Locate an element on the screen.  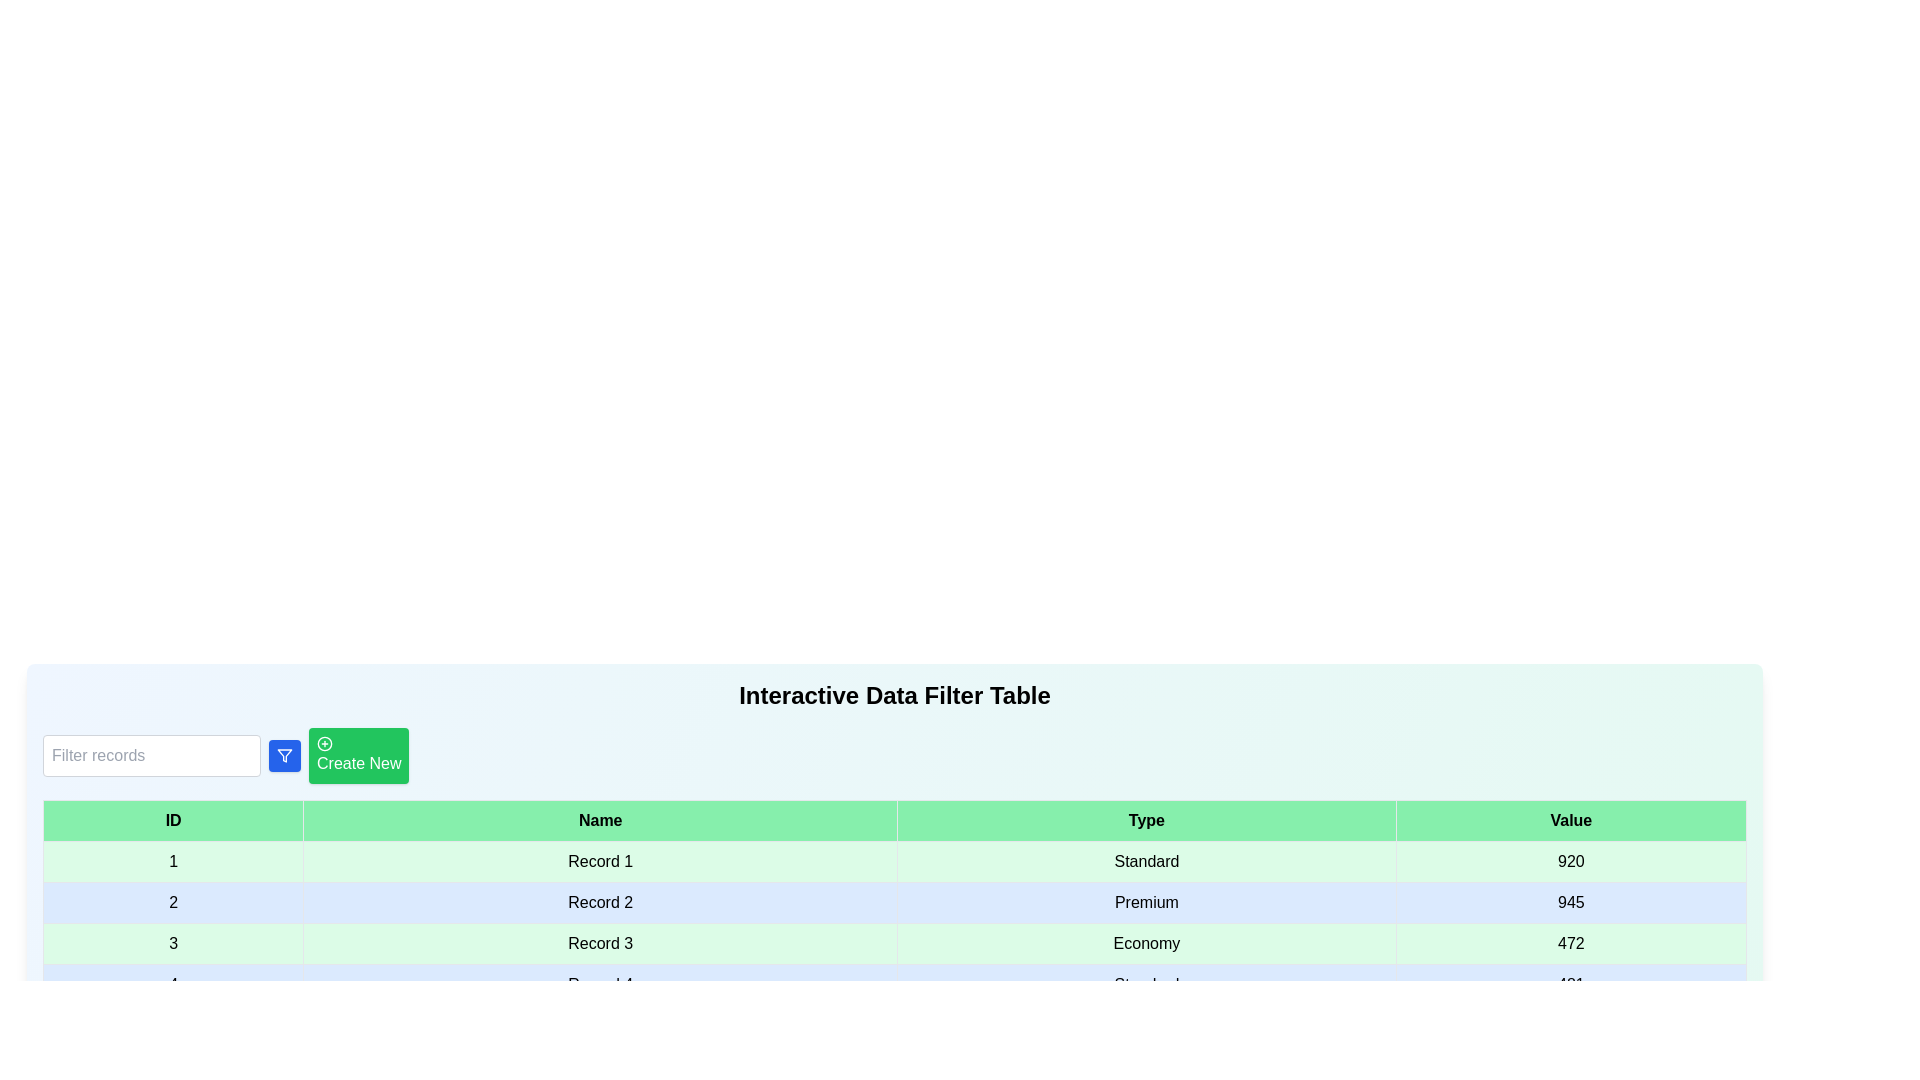
the 'Create New' button to add a new record is located at coordinates (359, 756).